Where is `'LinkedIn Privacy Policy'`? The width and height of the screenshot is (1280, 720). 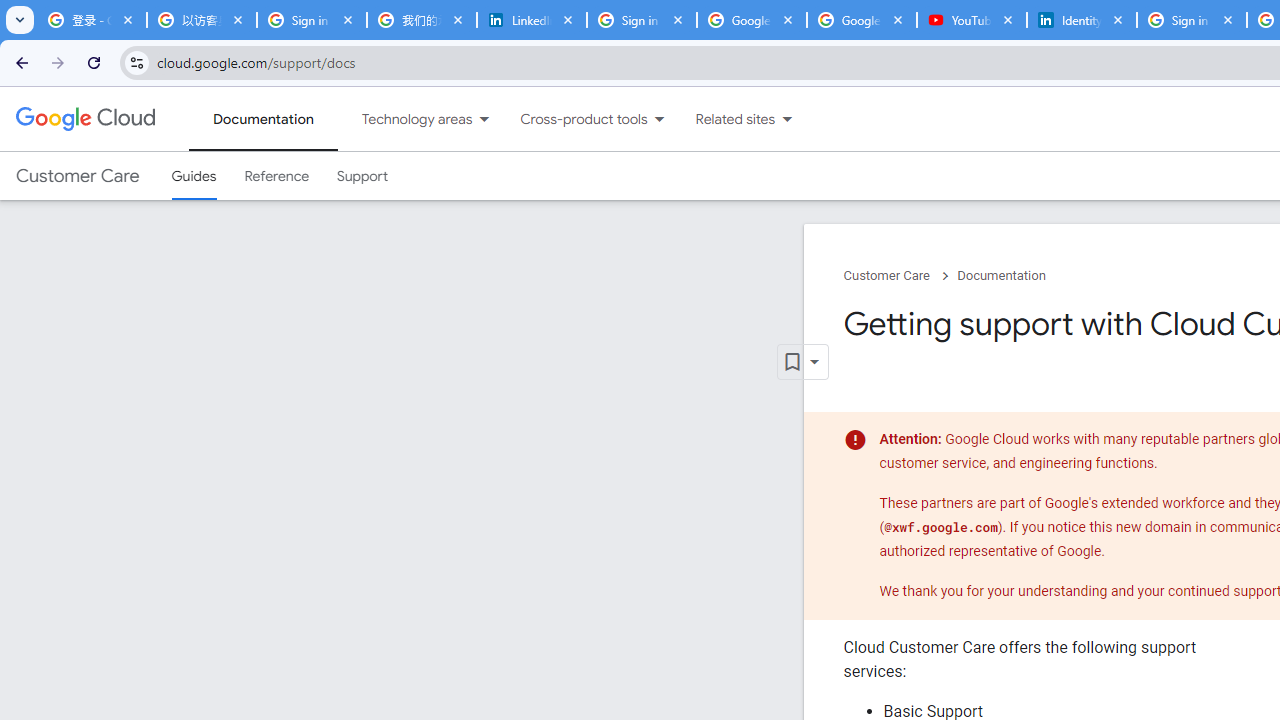
'LinkedIn Privacy Policy' is located at coordinates (532, 20).